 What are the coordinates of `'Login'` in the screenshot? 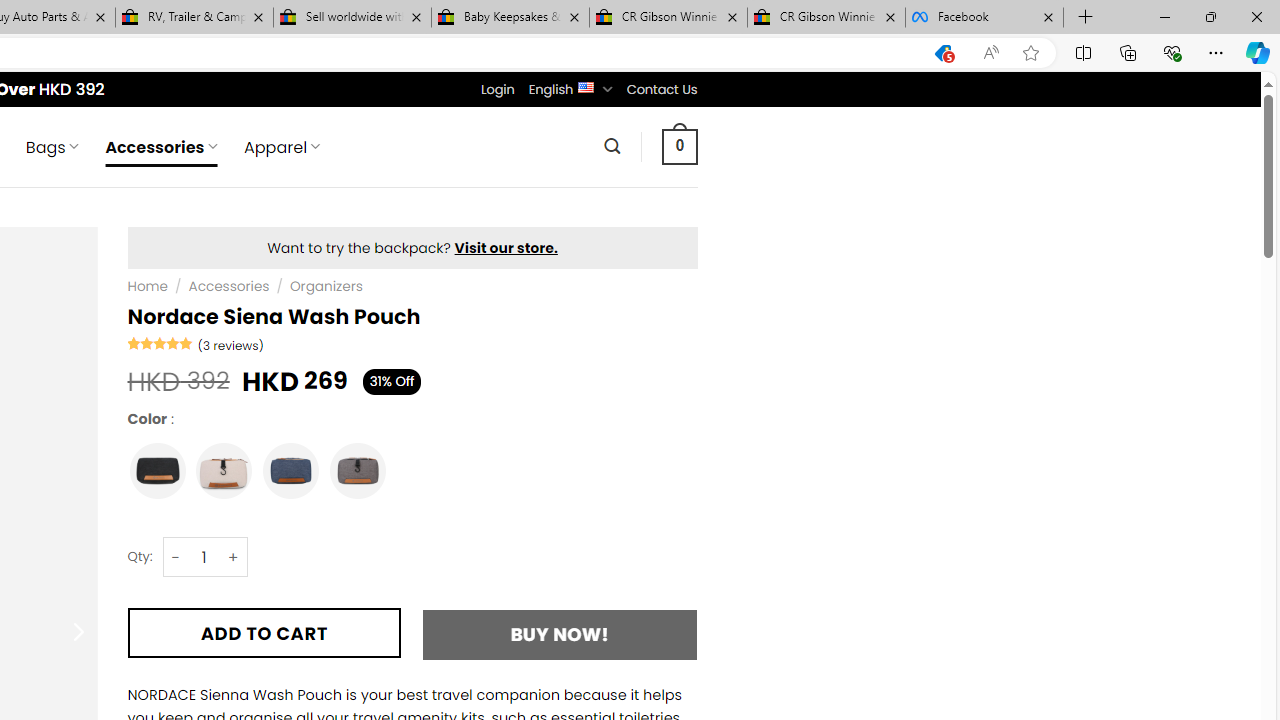 It's located at (497, 88).